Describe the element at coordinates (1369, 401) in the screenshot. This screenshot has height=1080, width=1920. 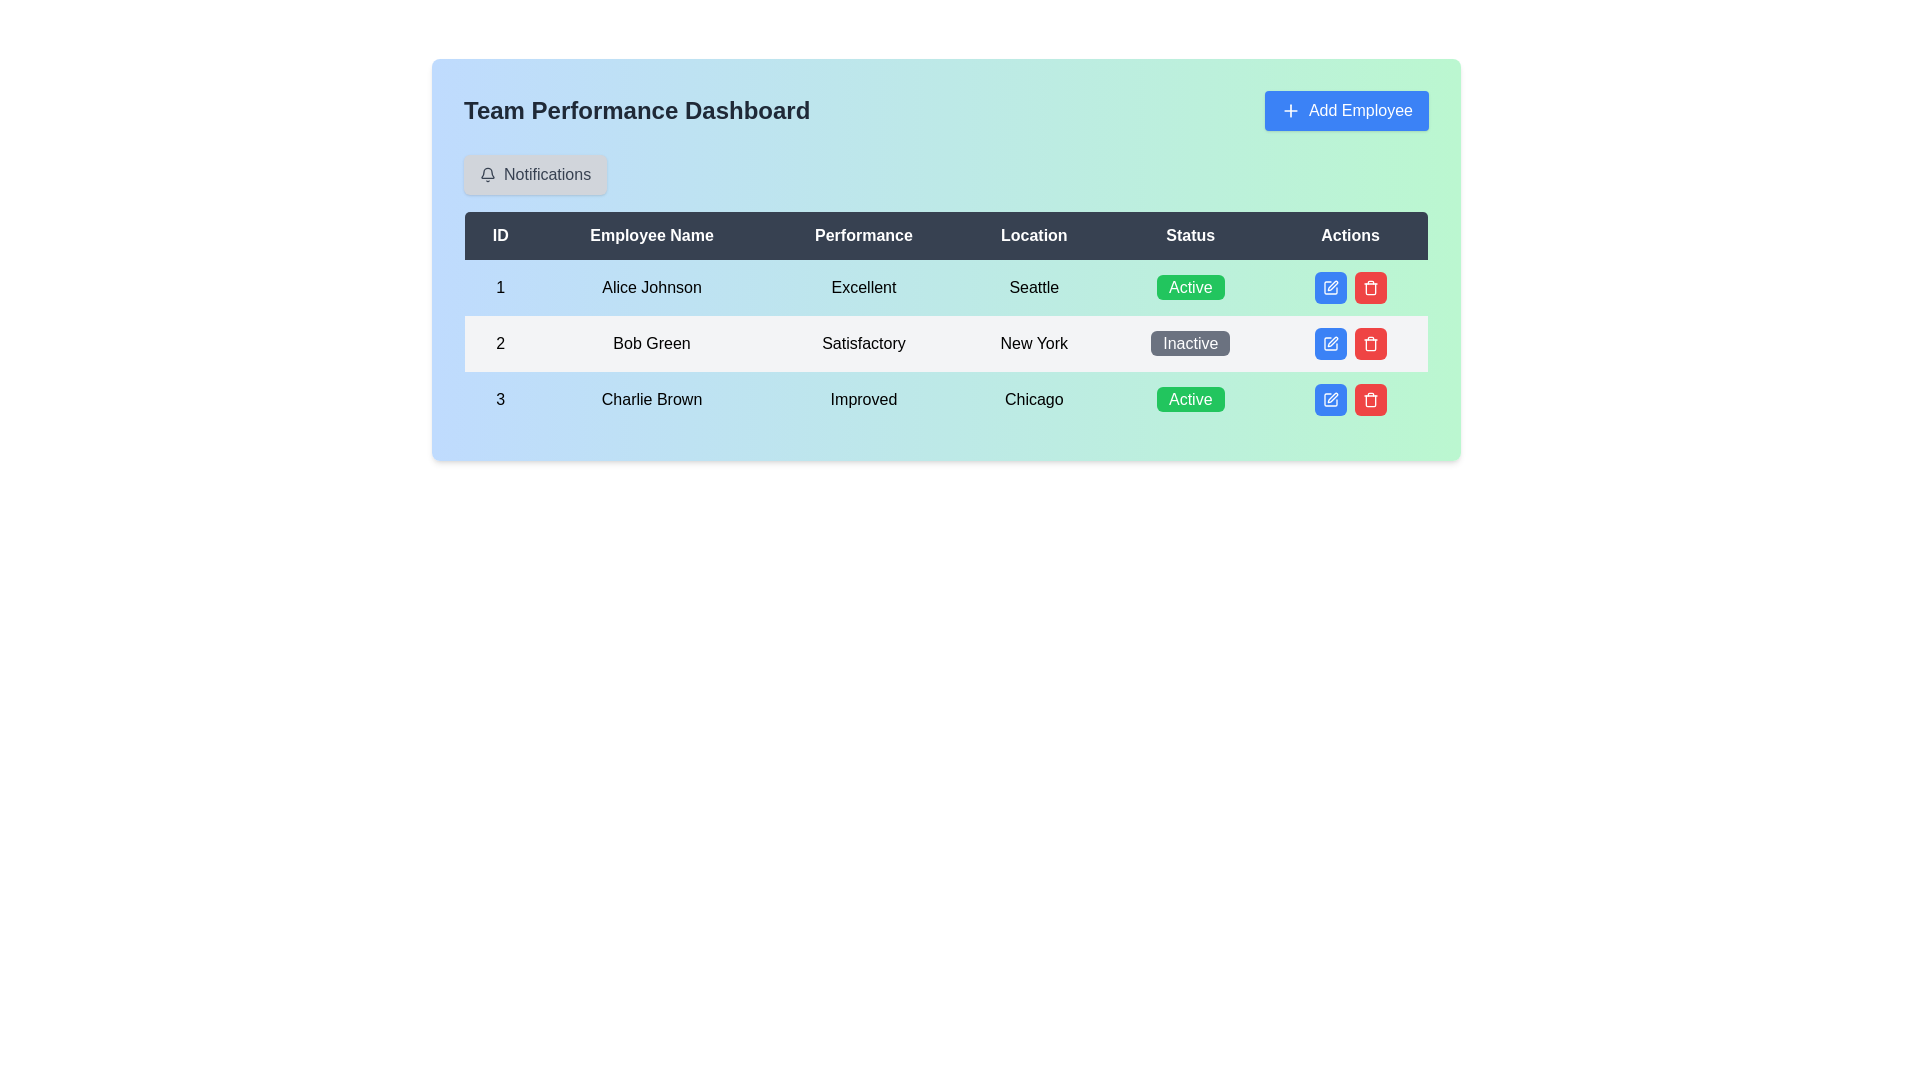
I see `the trash bin icon button in the 'Actions' section of the table for 'Bob Green'` at that location.